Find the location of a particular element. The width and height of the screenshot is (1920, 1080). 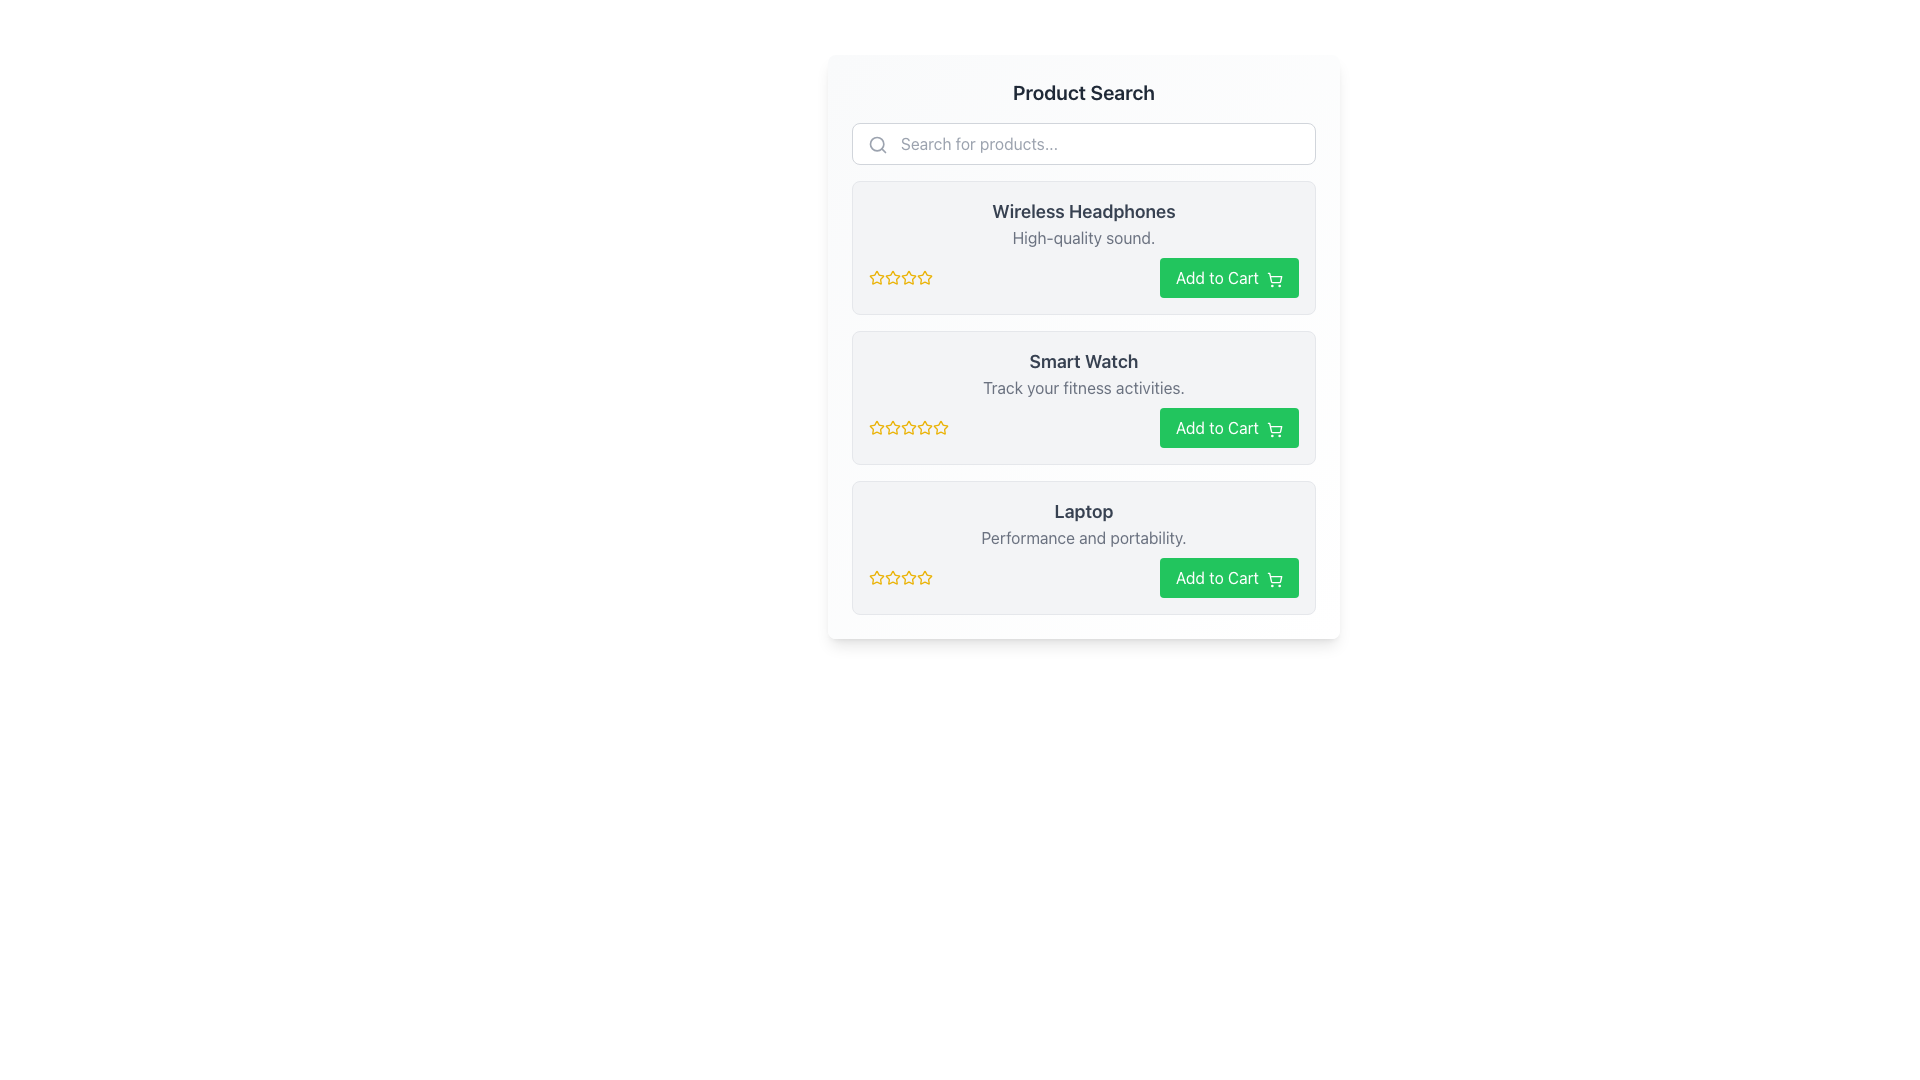

the second star in the five-star rating row to rate the product 'Smart Watch' or view details is located at coordinates (877, 426).